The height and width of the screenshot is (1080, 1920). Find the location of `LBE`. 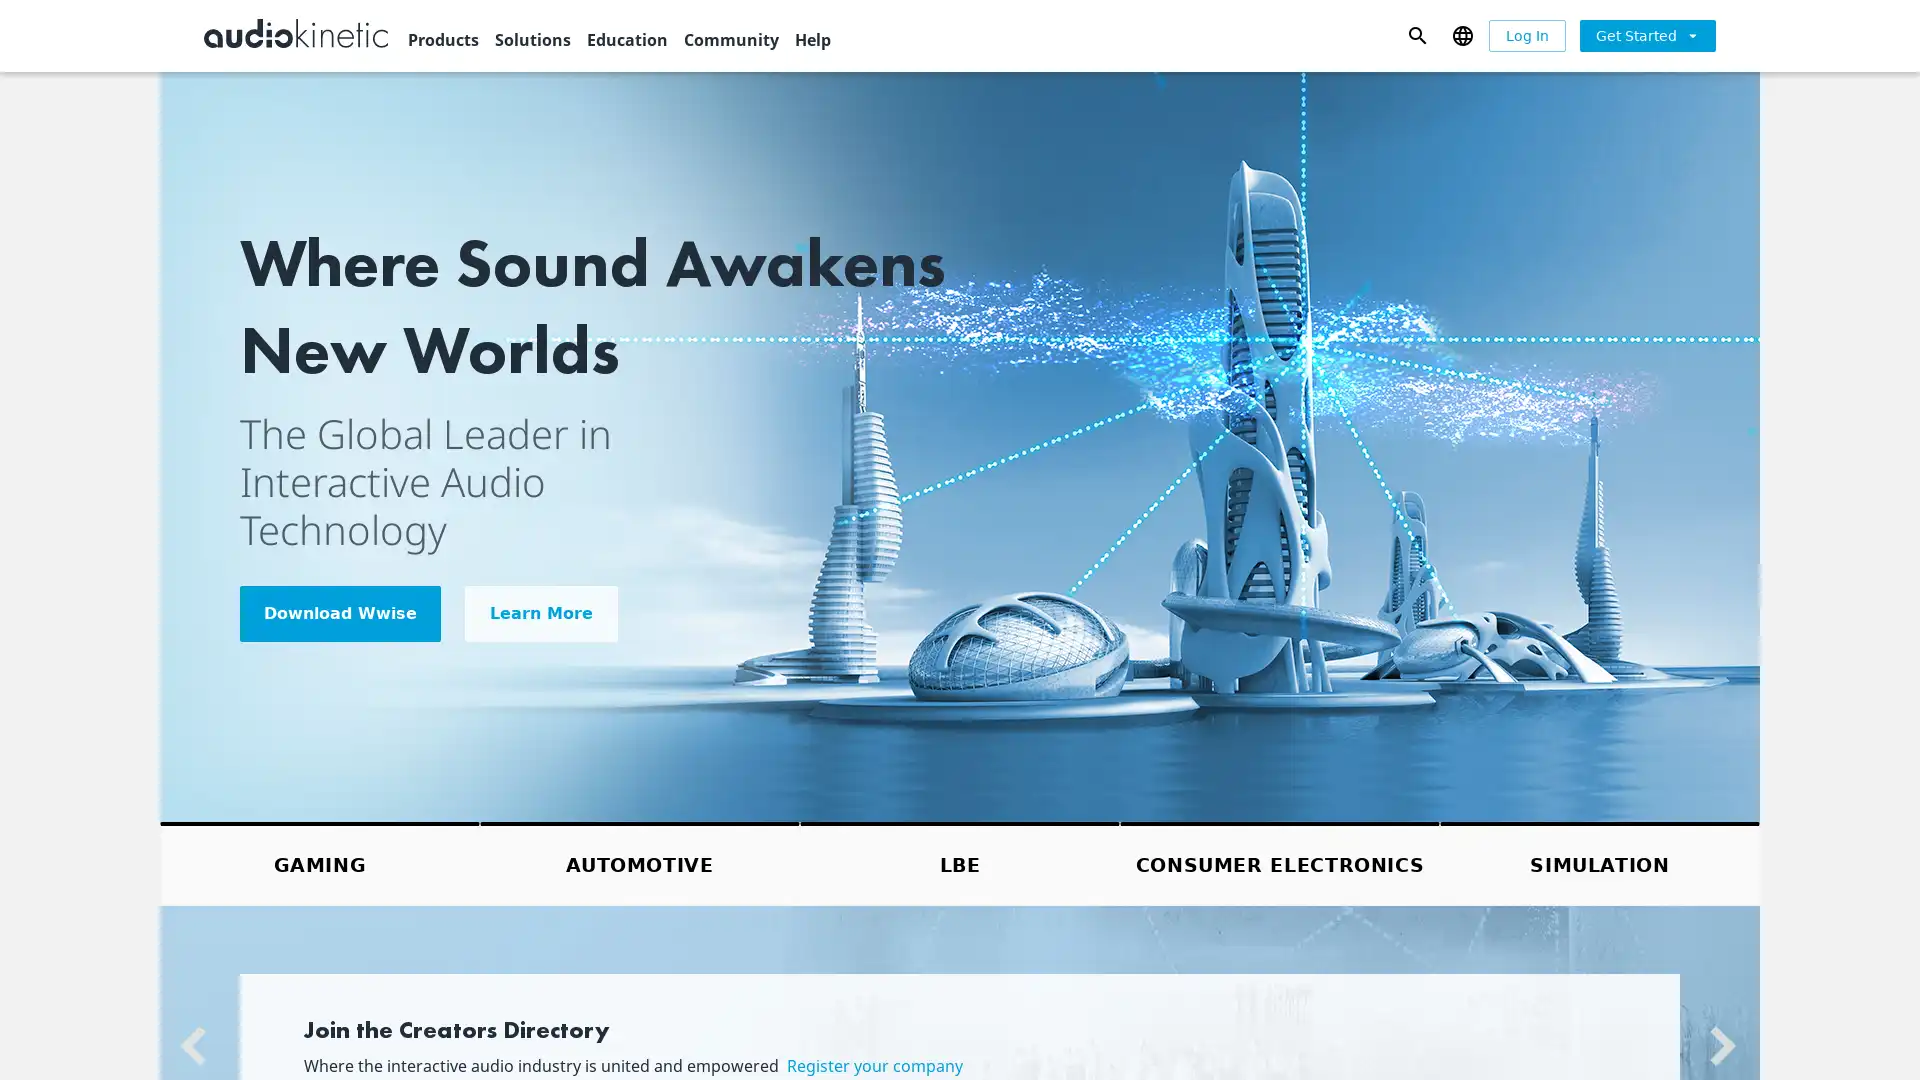

LBE is located at coordinates (960, 862).